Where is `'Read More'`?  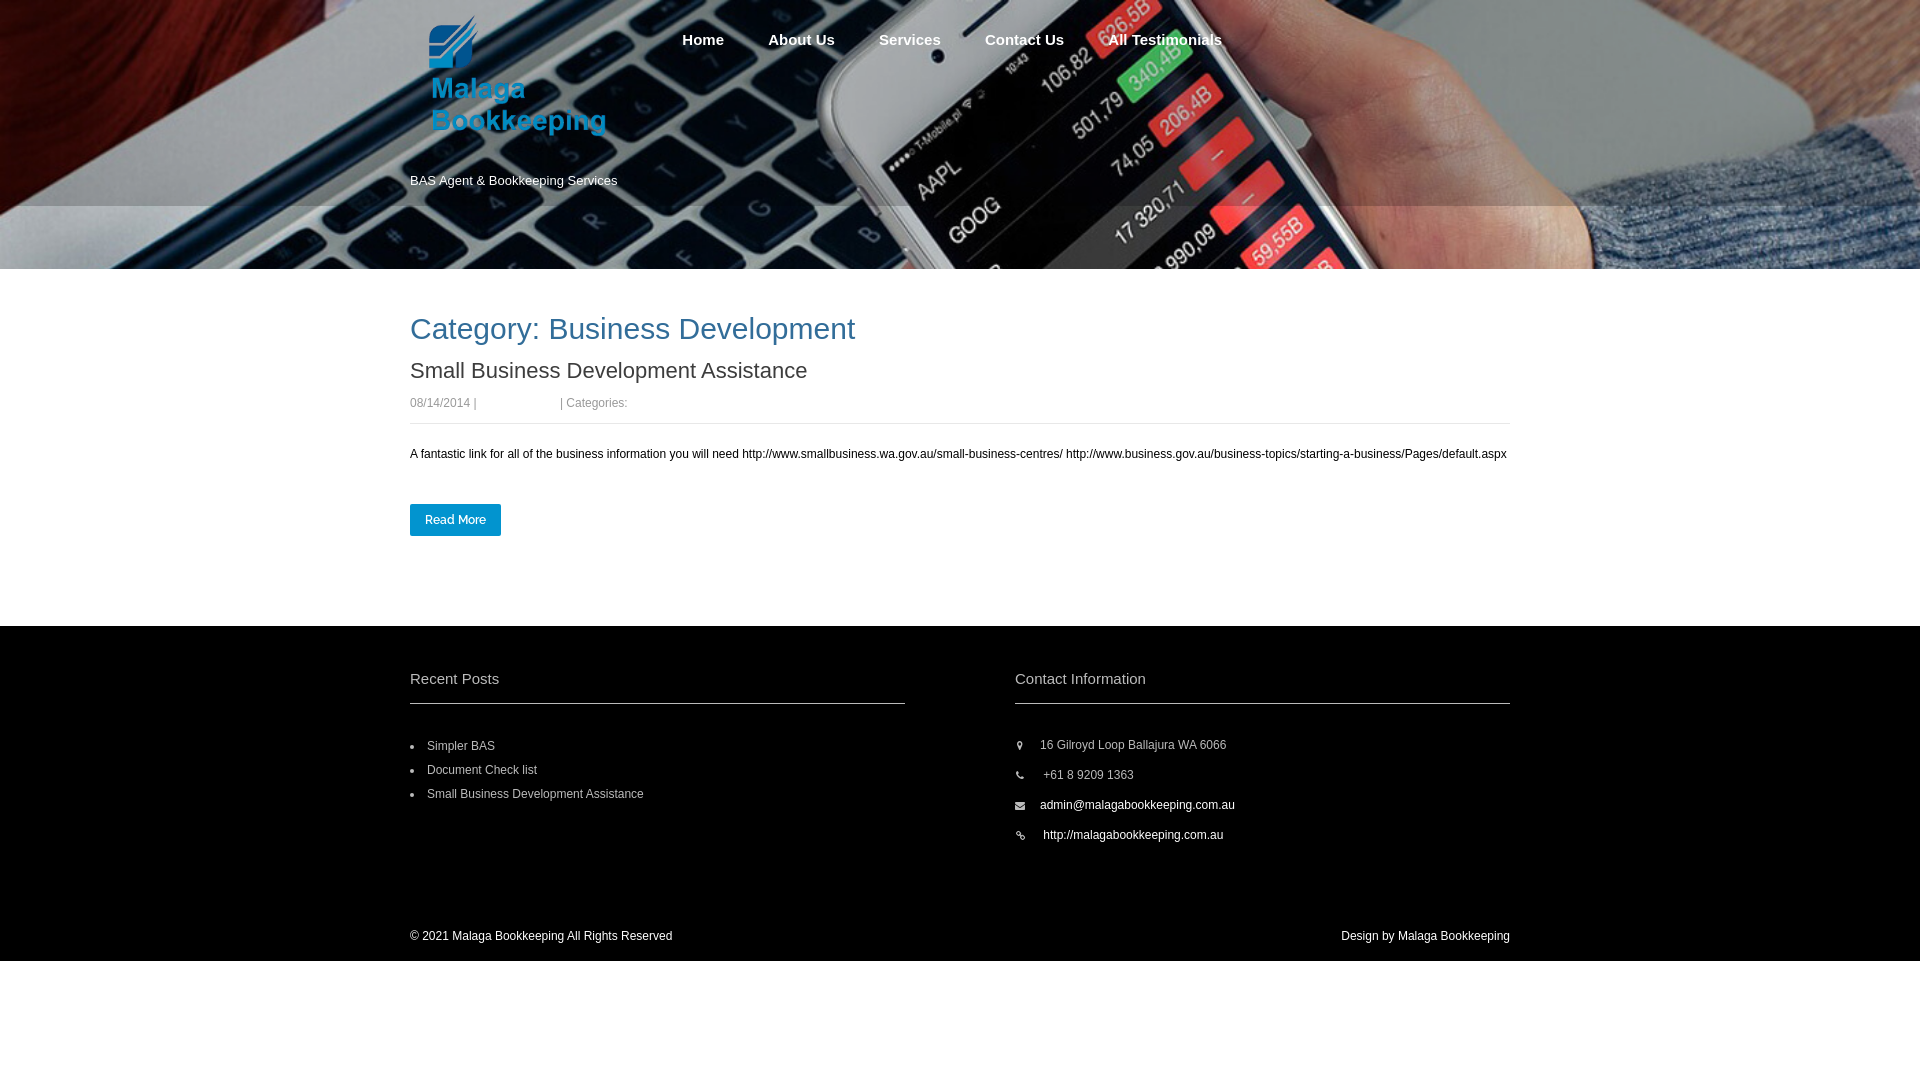 'Read More' is located at coordinates (454, 519).